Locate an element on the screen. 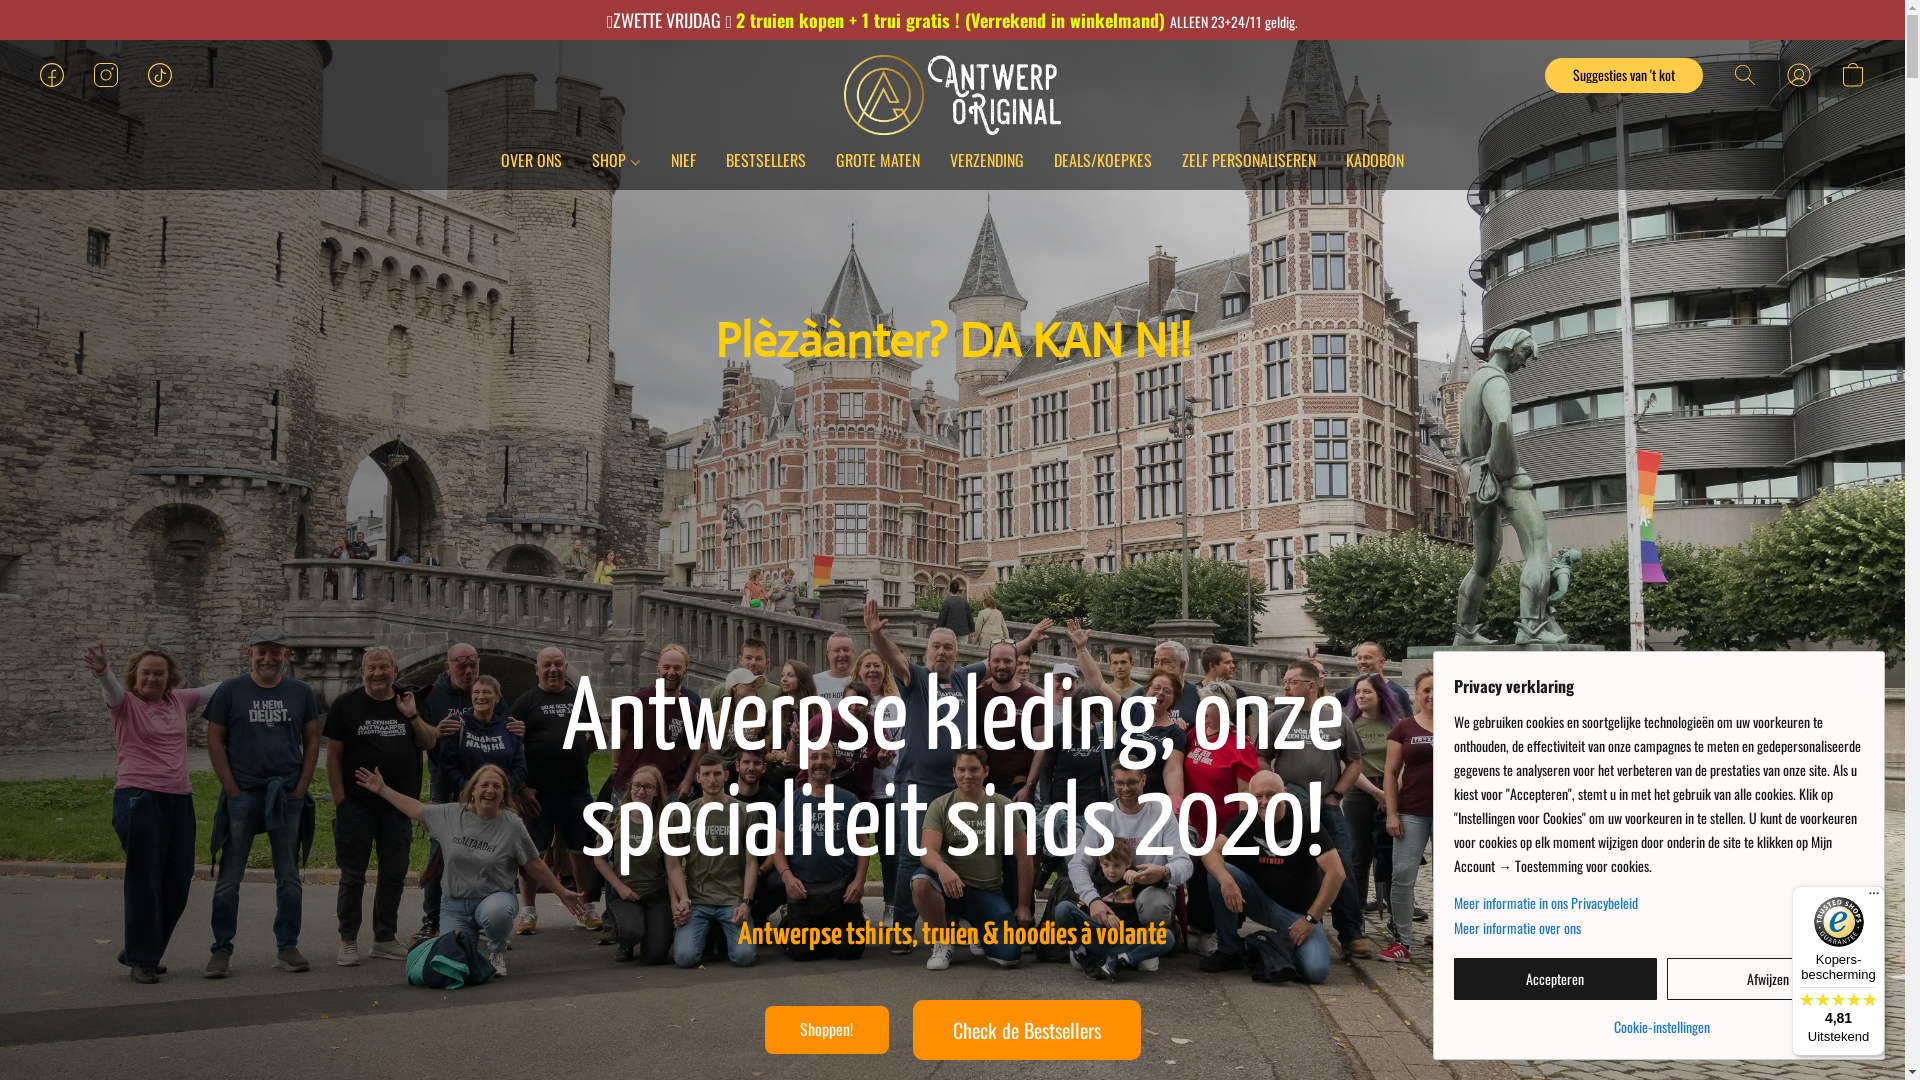 This screenshot has height=1080, width=1920. 'Suggesties van 't kot' is located at coordinates (1623, 74).